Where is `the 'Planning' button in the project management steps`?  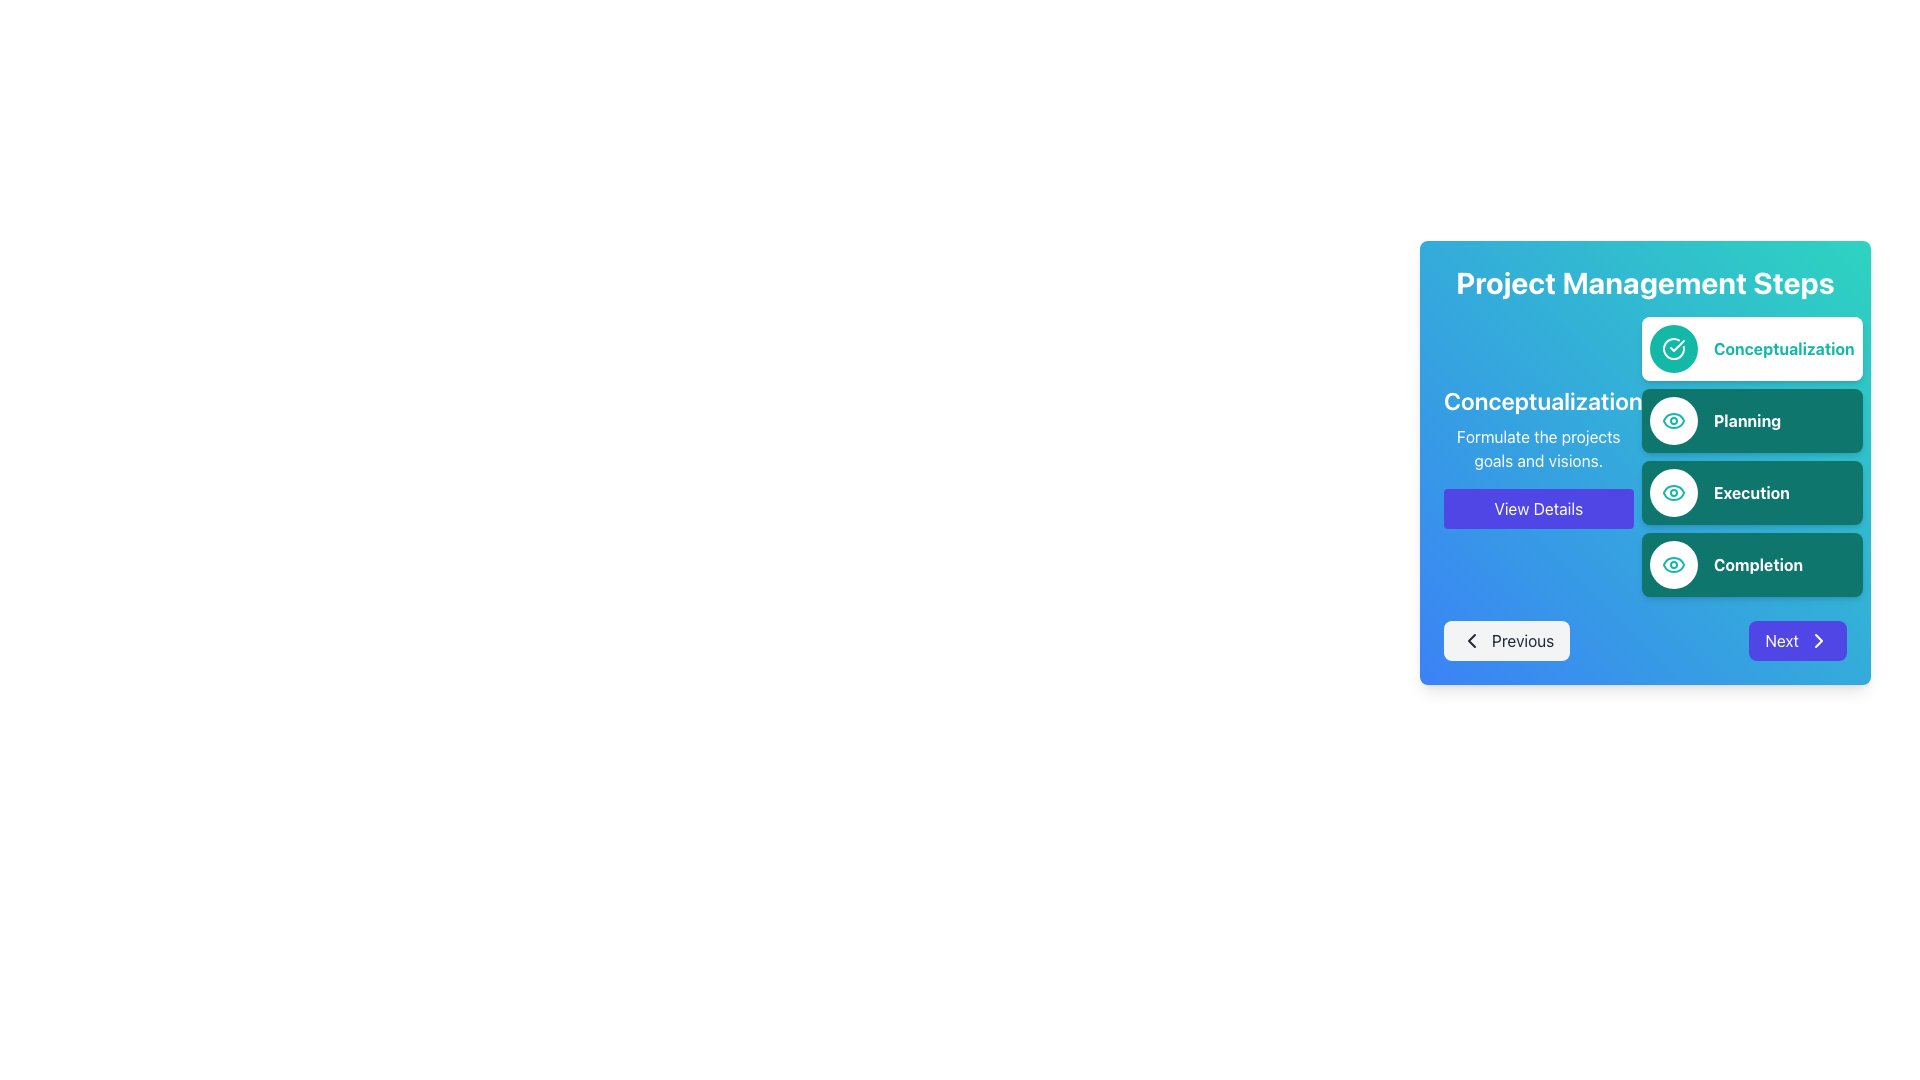
the 'Planning' button in the project management steps is located at coordinates (1751, 419).